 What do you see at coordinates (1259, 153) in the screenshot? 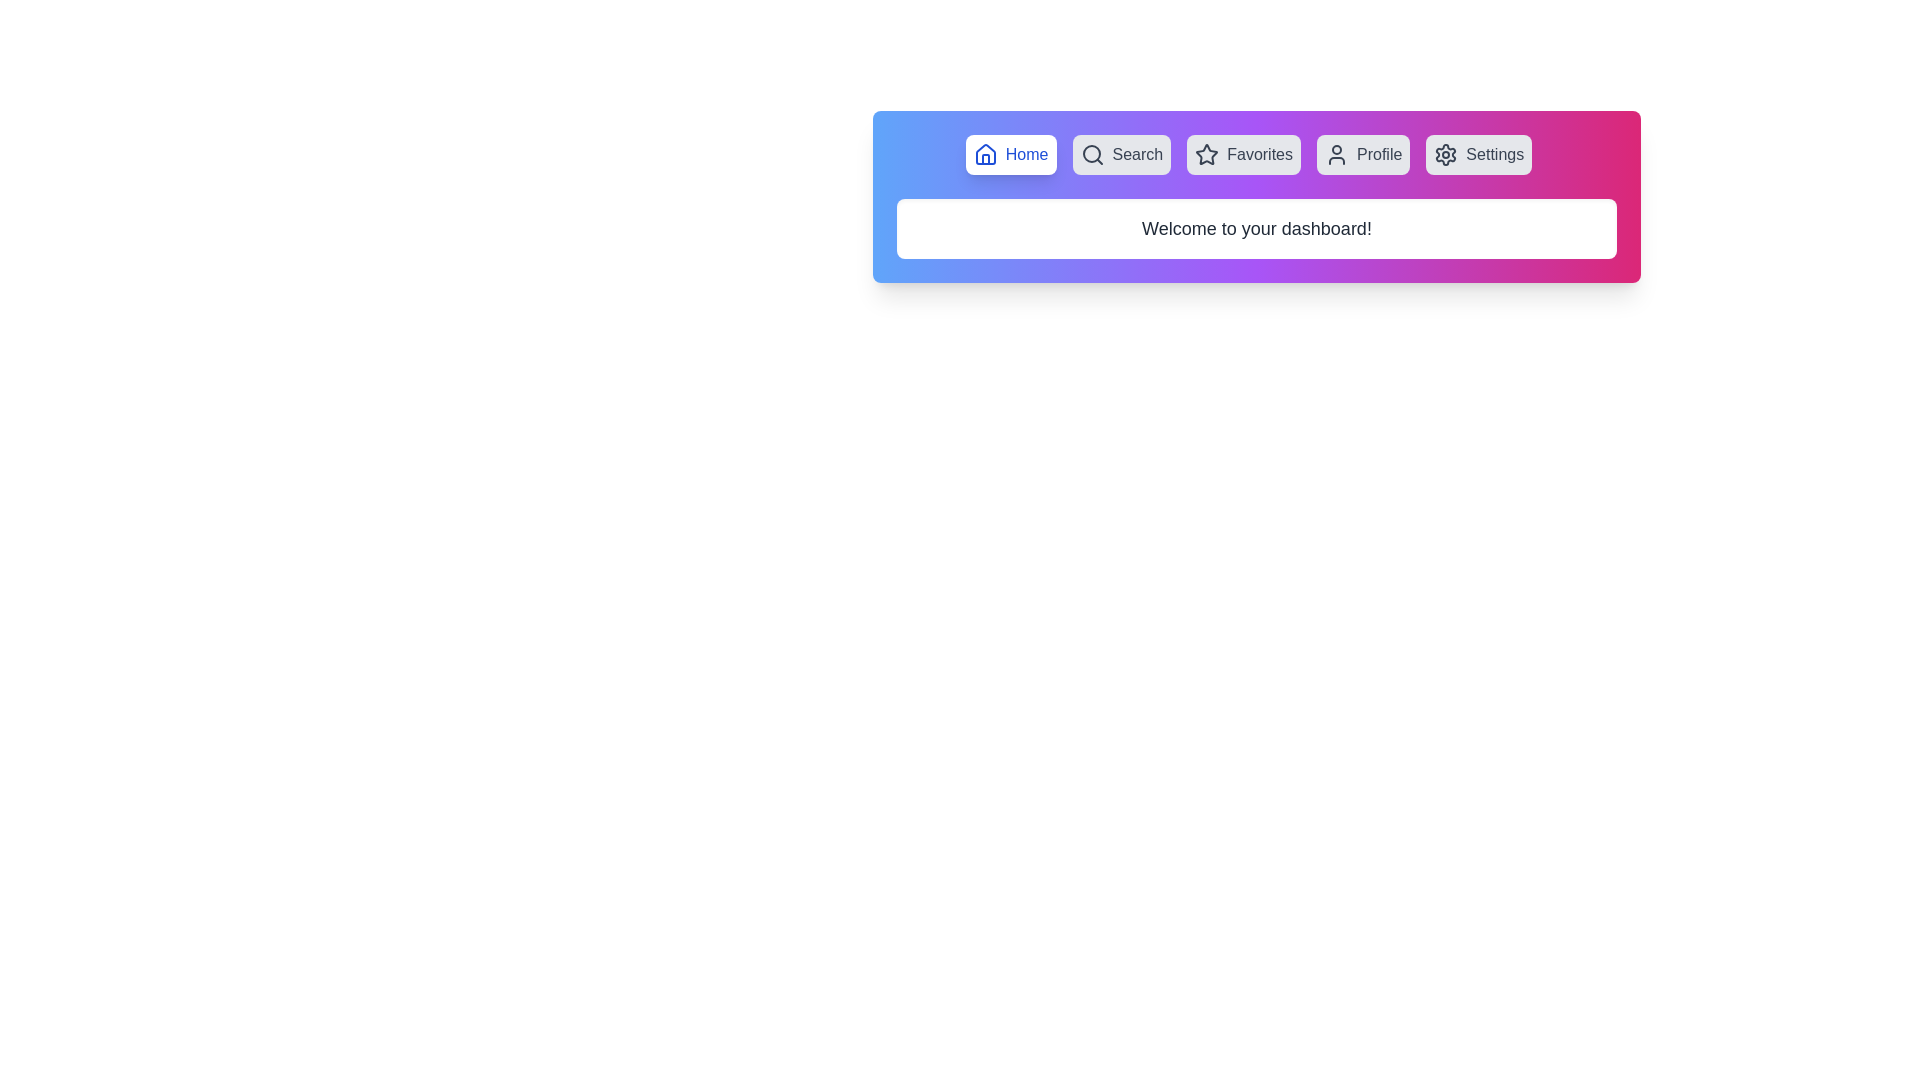
I see `the 'Favorites' text label in the navigation bar` at bounding box center [1259, 153].